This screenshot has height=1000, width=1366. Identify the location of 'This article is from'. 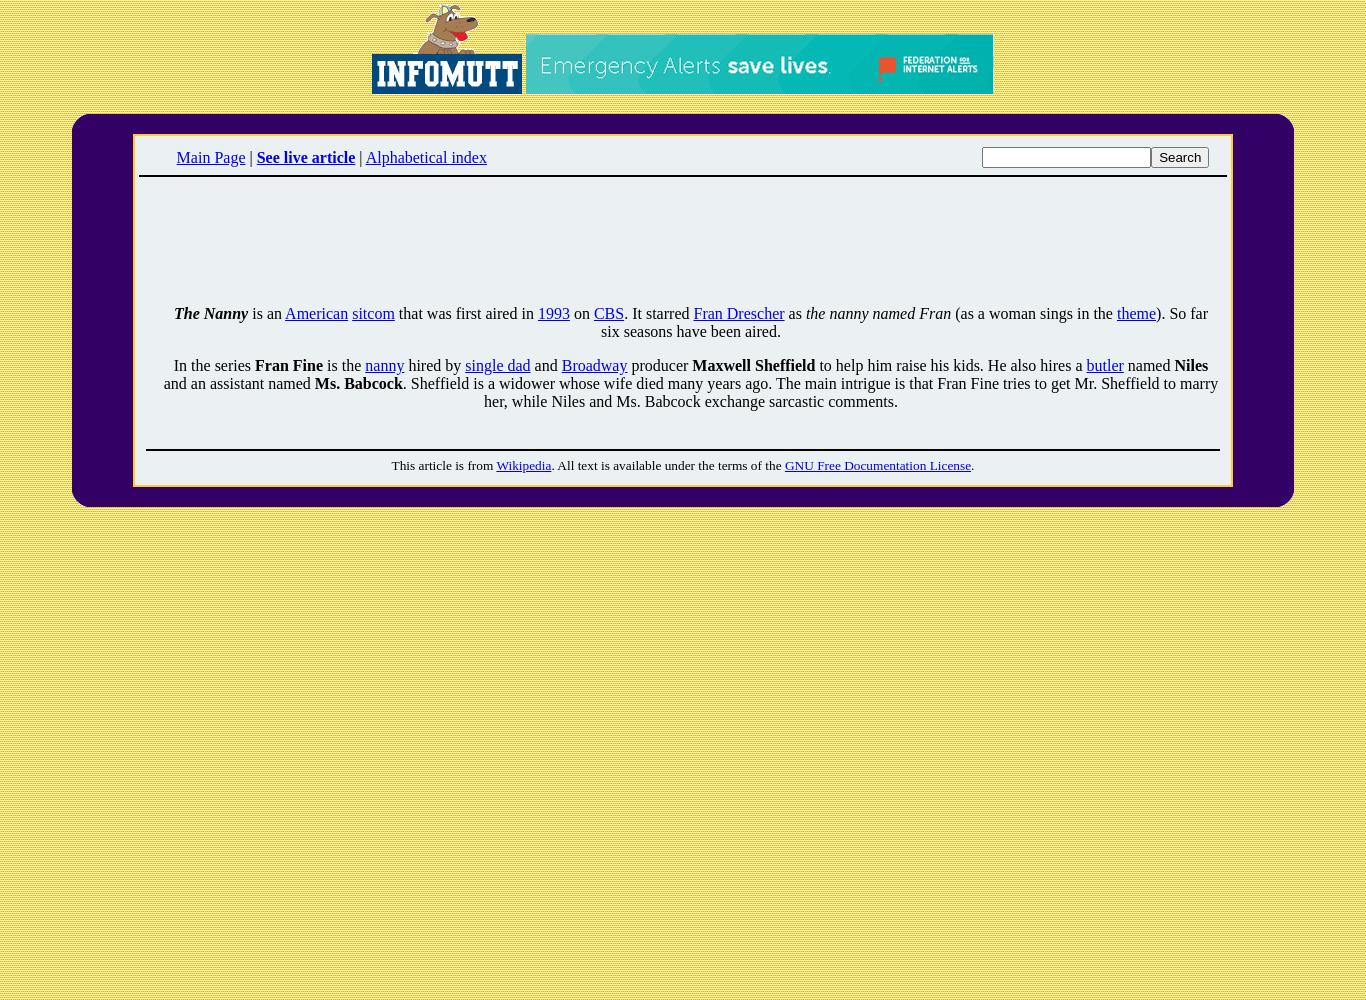
(442, 464).